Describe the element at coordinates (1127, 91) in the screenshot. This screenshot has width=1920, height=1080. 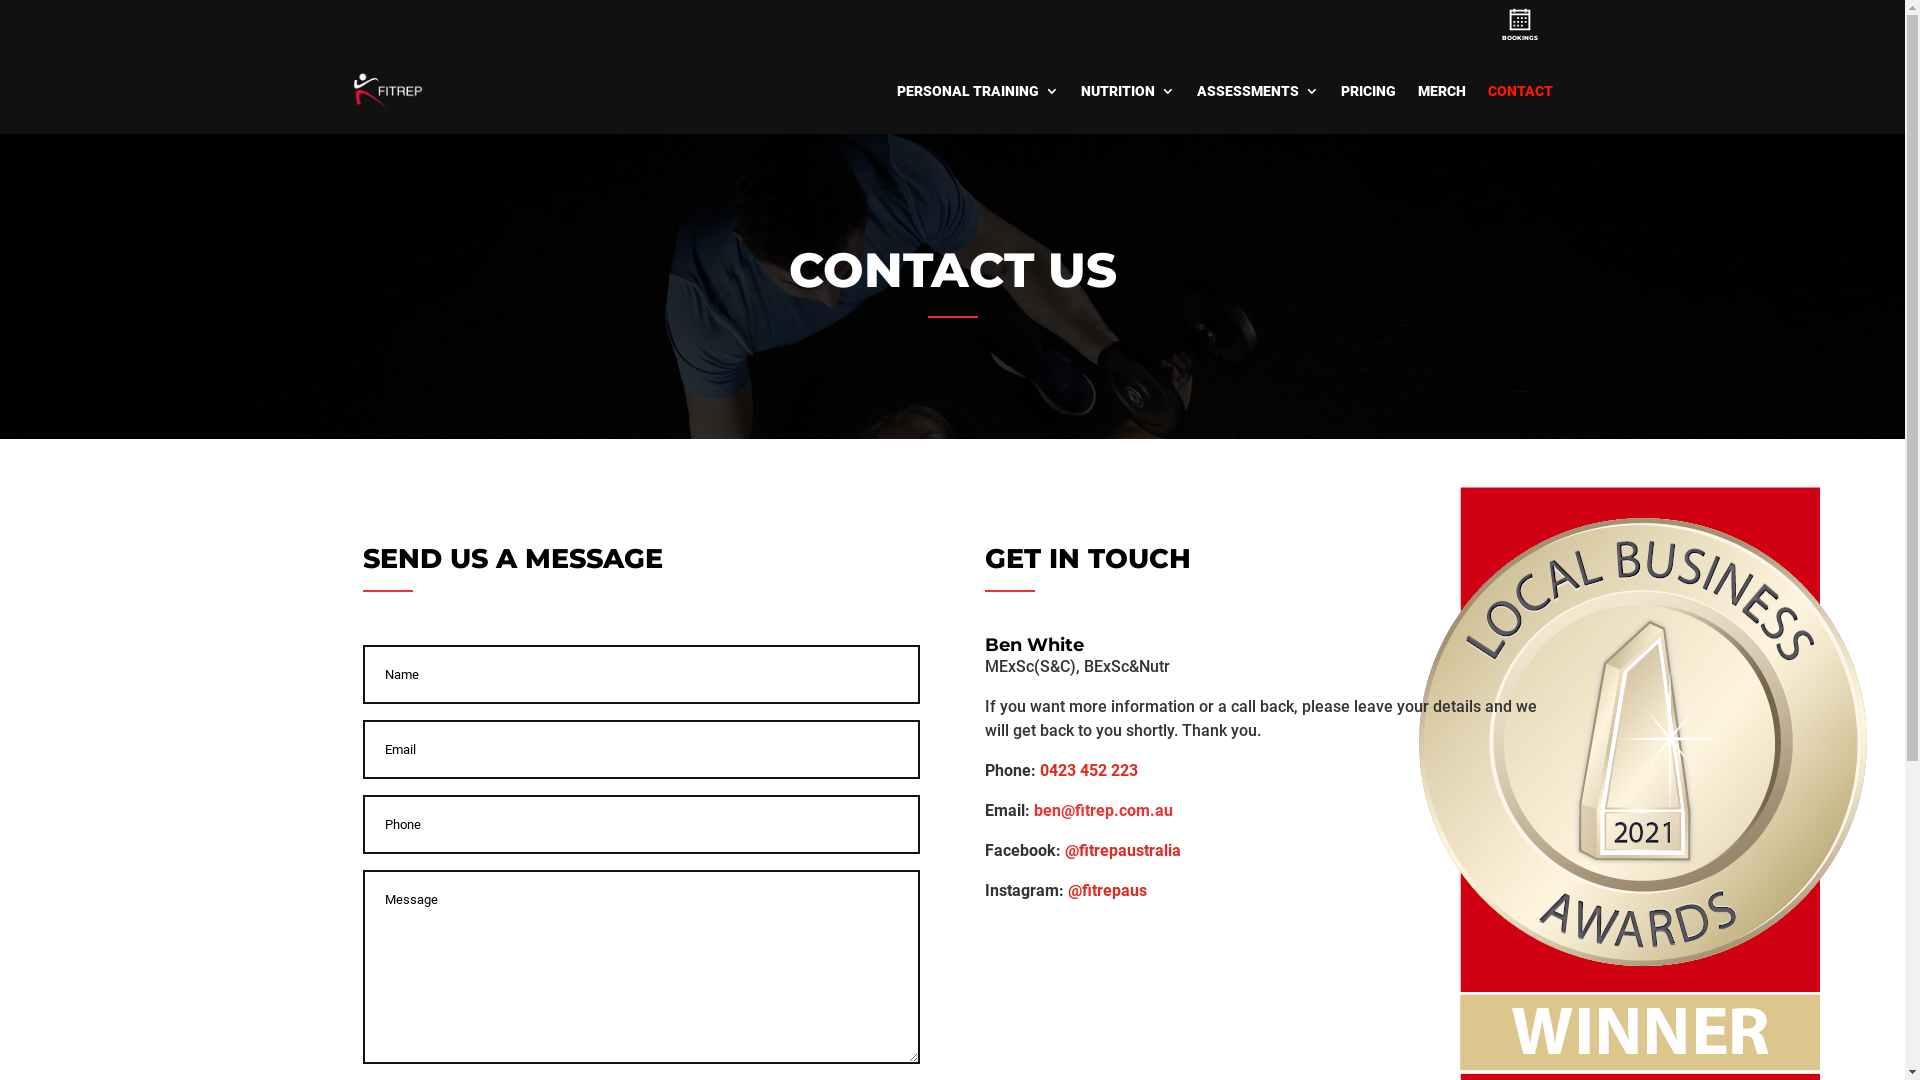
I see `'NUTRITION'` at that location.